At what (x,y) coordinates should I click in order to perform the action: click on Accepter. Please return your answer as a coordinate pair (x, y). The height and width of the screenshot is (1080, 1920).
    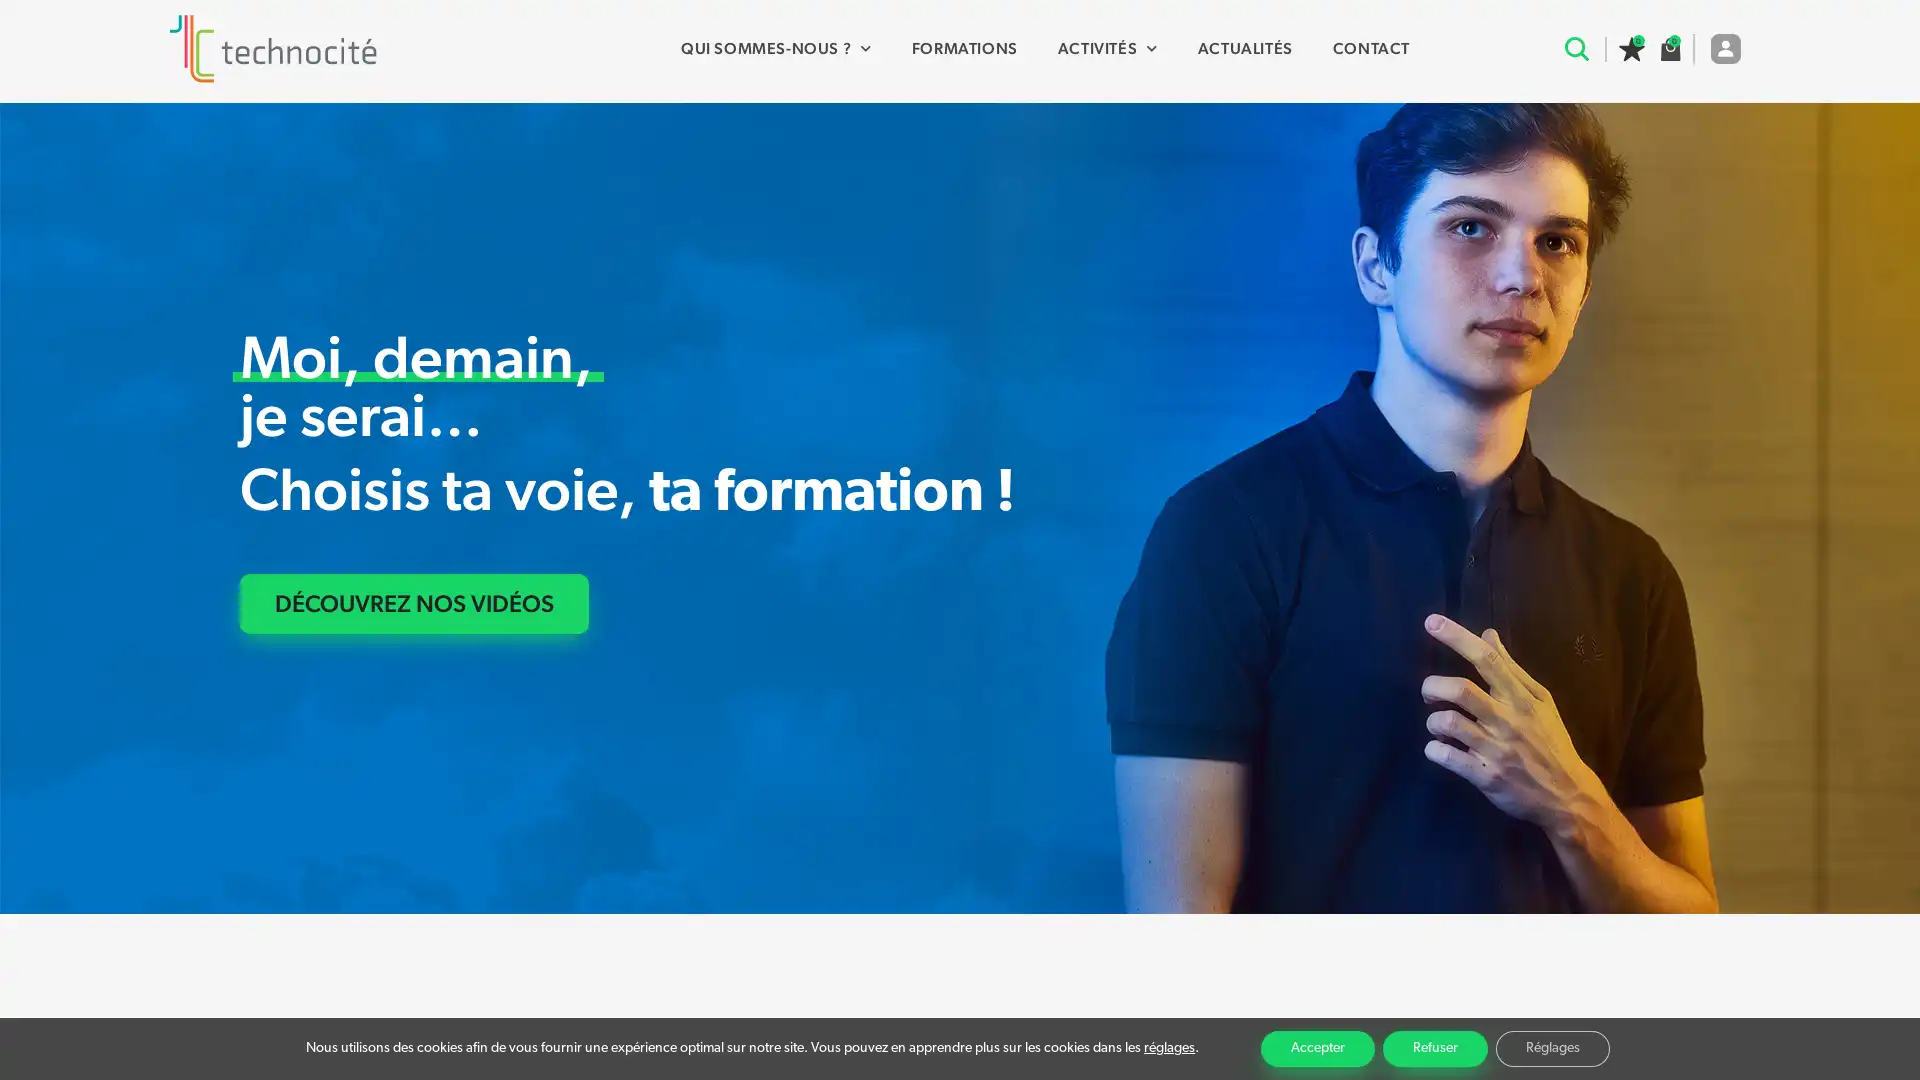
    Looking at the image, I should click on (1316, 1048).